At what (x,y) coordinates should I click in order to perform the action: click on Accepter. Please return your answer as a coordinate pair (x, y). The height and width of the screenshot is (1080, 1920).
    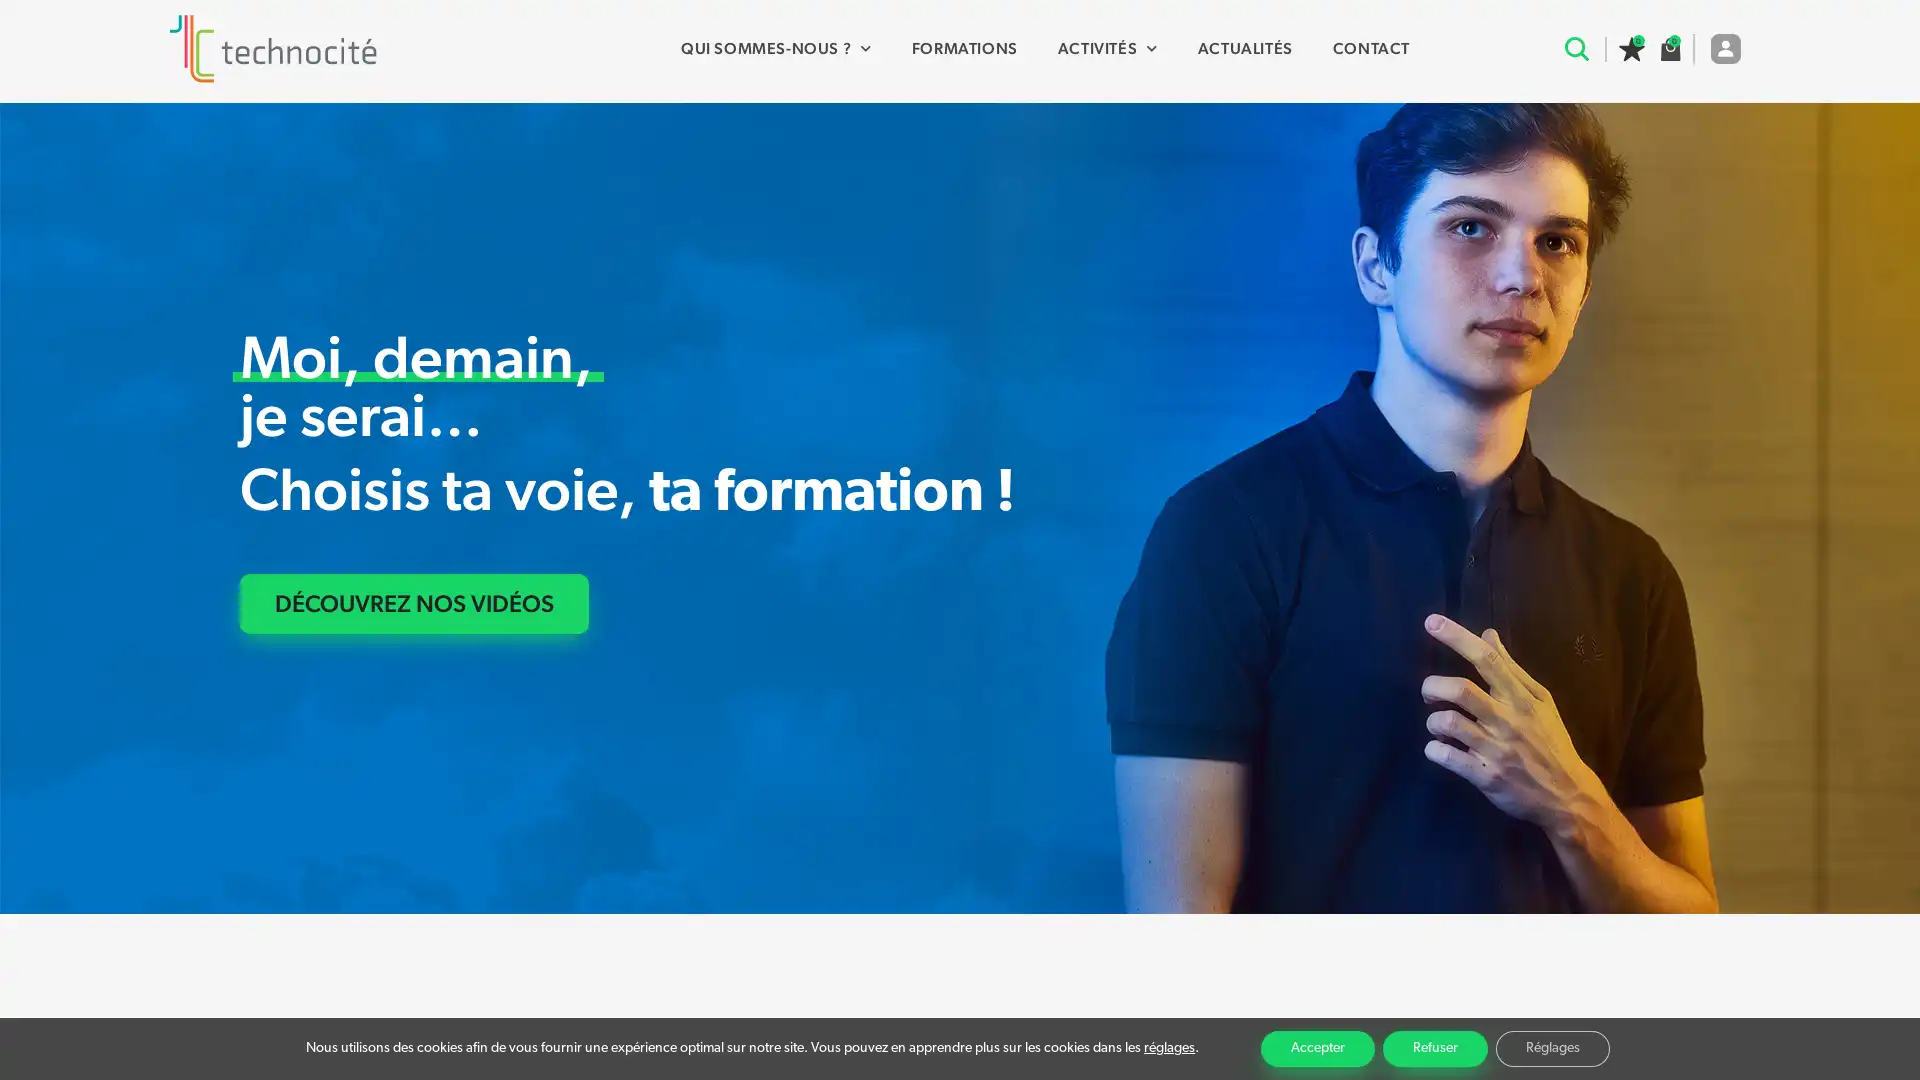
    Looking at the image, I should click on (1316, 1048).